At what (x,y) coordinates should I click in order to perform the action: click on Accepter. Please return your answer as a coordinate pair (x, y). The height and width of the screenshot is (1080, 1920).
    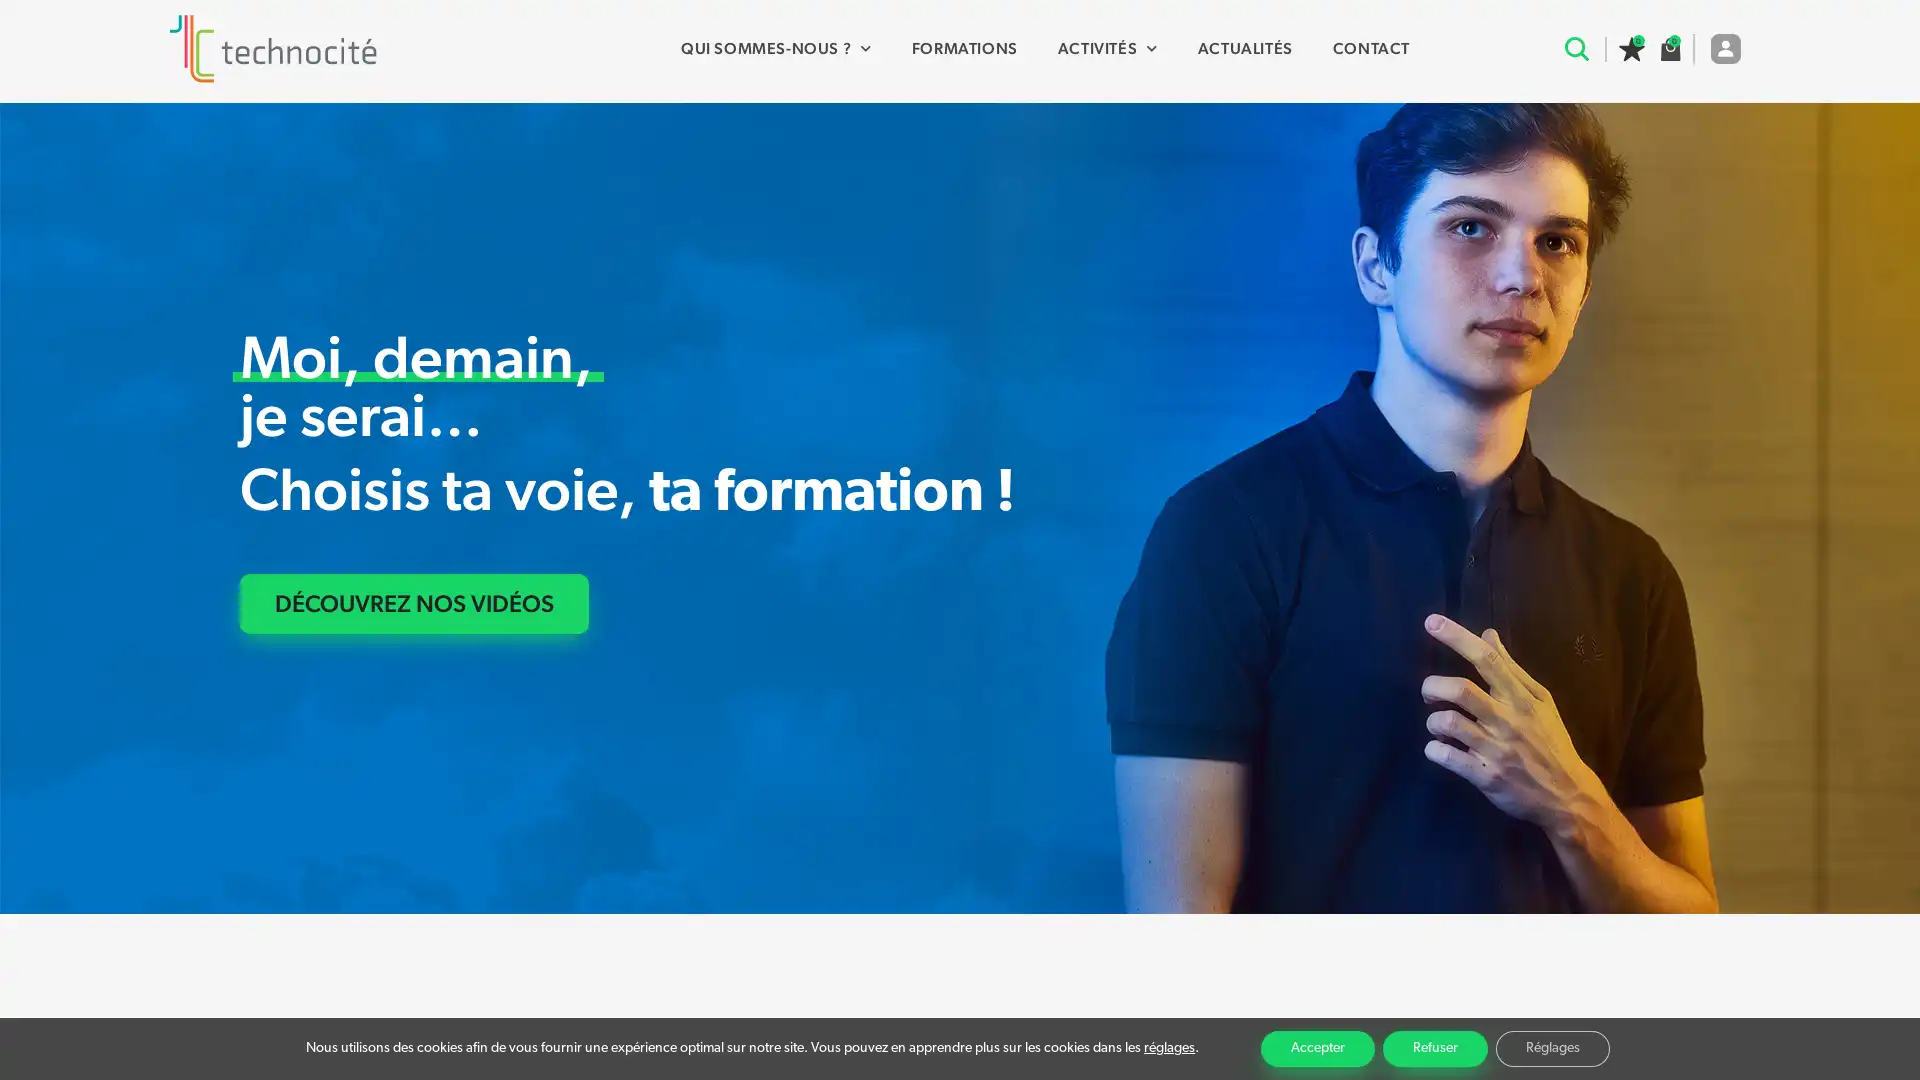
    Looking at the image, I should click on (1316, 1048).